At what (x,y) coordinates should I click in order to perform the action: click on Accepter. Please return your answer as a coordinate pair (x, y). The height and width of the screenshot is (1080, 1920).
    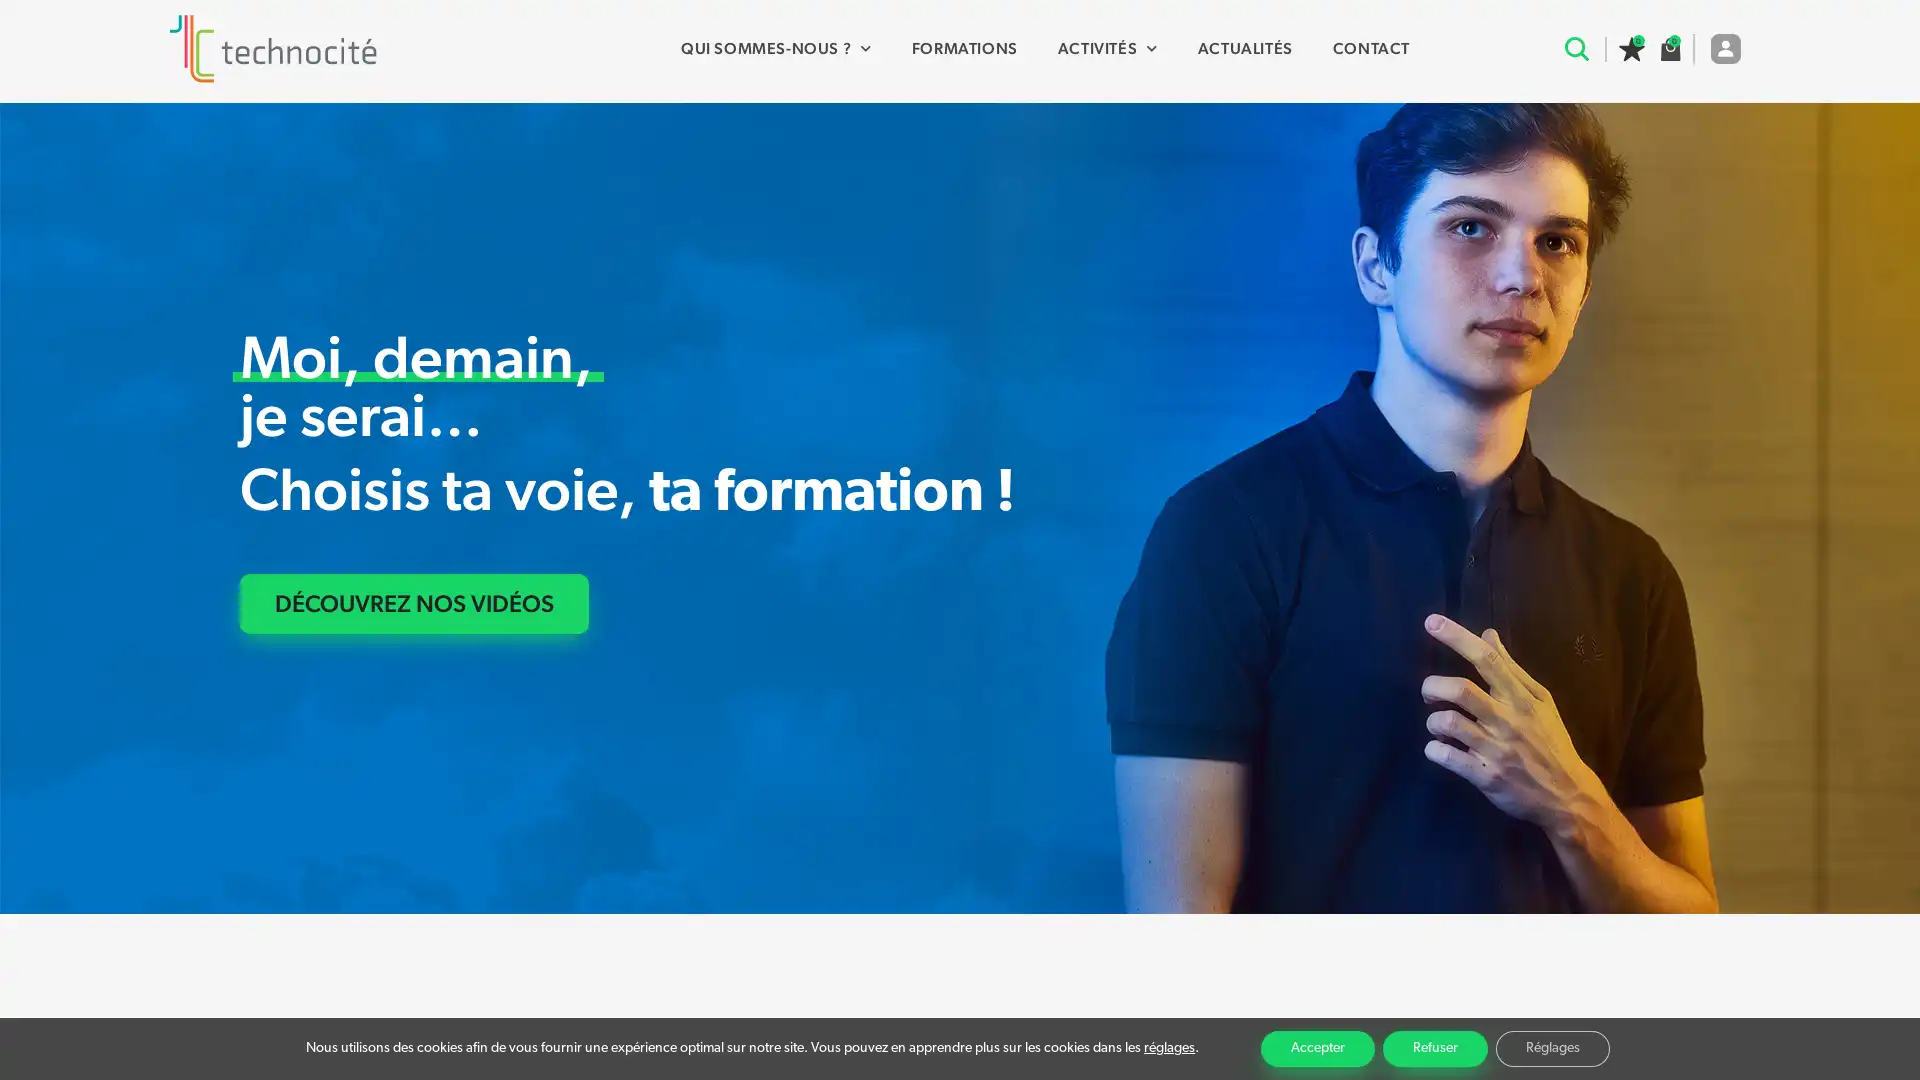
    Looking at the image, I should click on (1316, 1048).